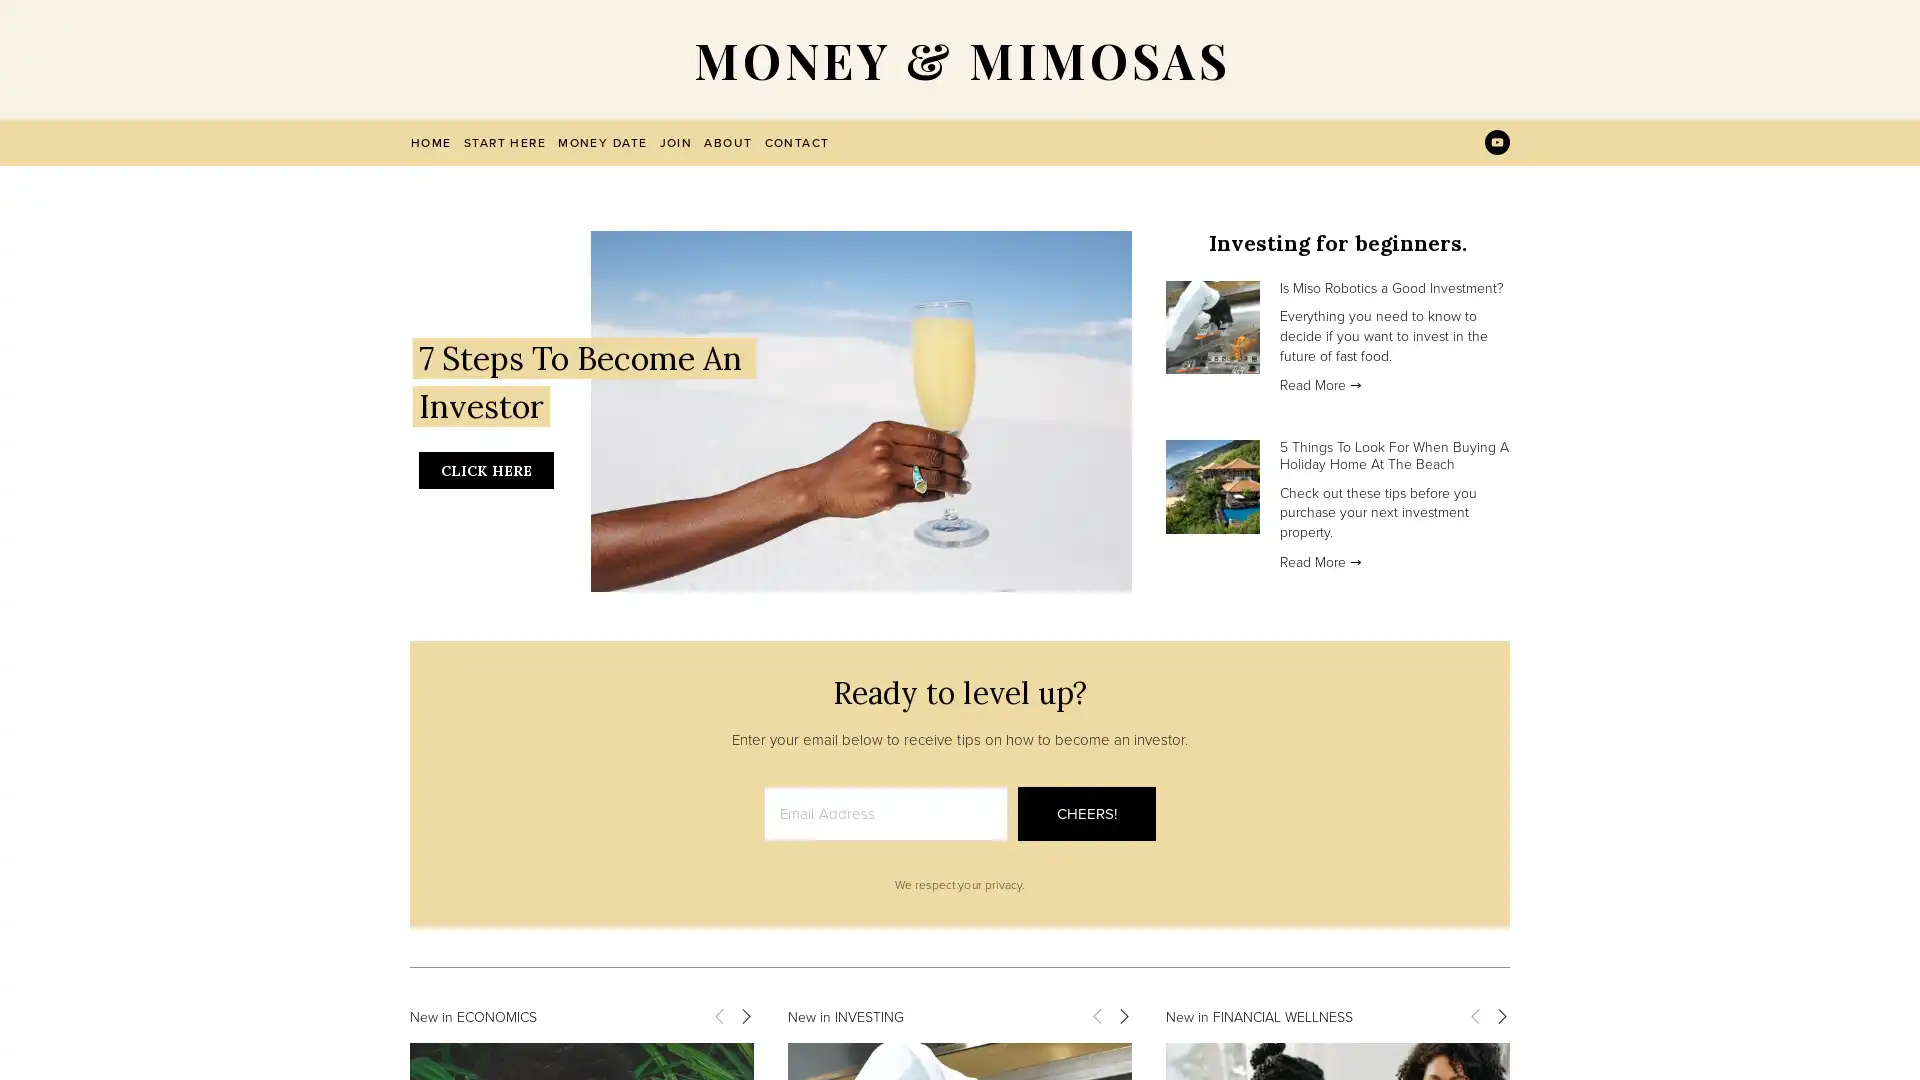 The height and width of the screenshot is (1080, 1920). I want to click on Next, so click(1123, 1014).